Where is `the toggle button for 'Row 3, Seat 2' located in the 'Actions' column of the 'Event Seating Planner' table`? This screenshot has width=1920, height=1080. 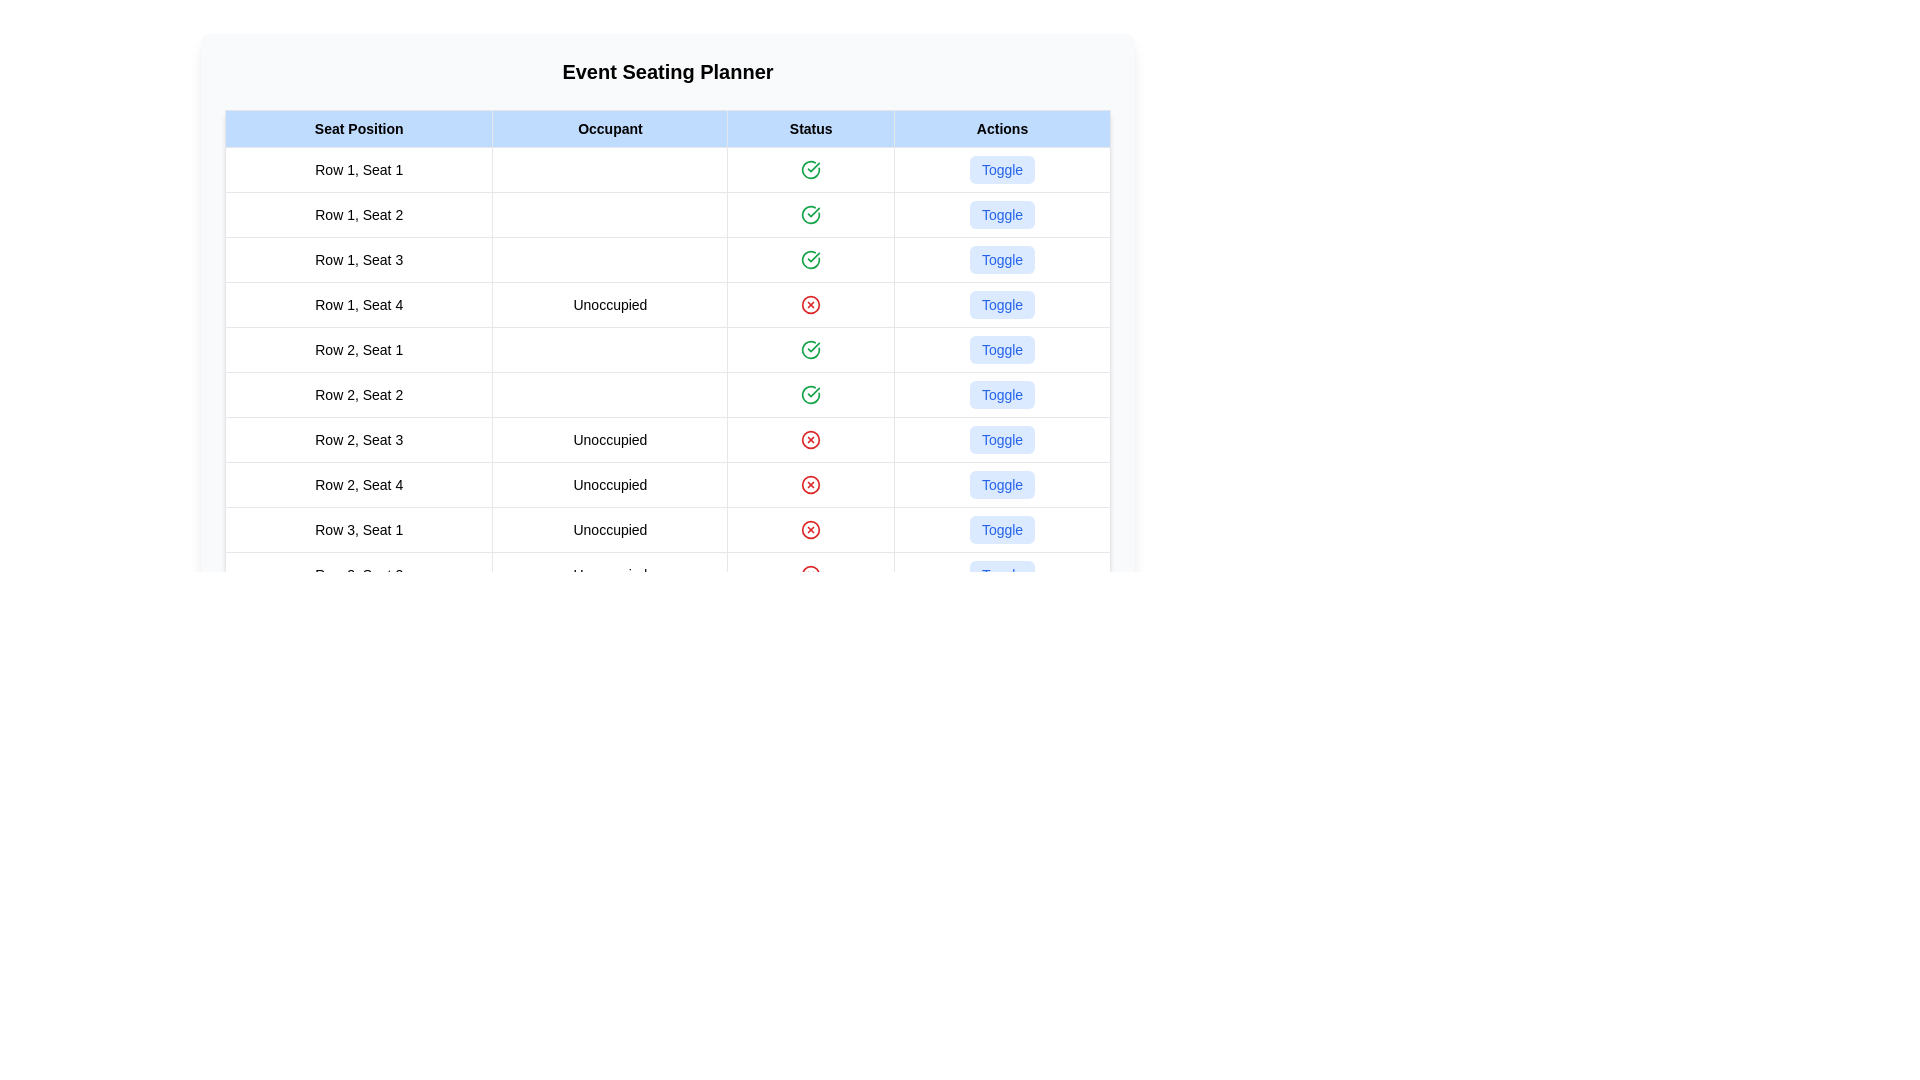 the toggle button for 'Row 3, Seat 2' located in the 'Actions' column of the 'Event Seating Planner' table is located at coordinates (1002, 574).